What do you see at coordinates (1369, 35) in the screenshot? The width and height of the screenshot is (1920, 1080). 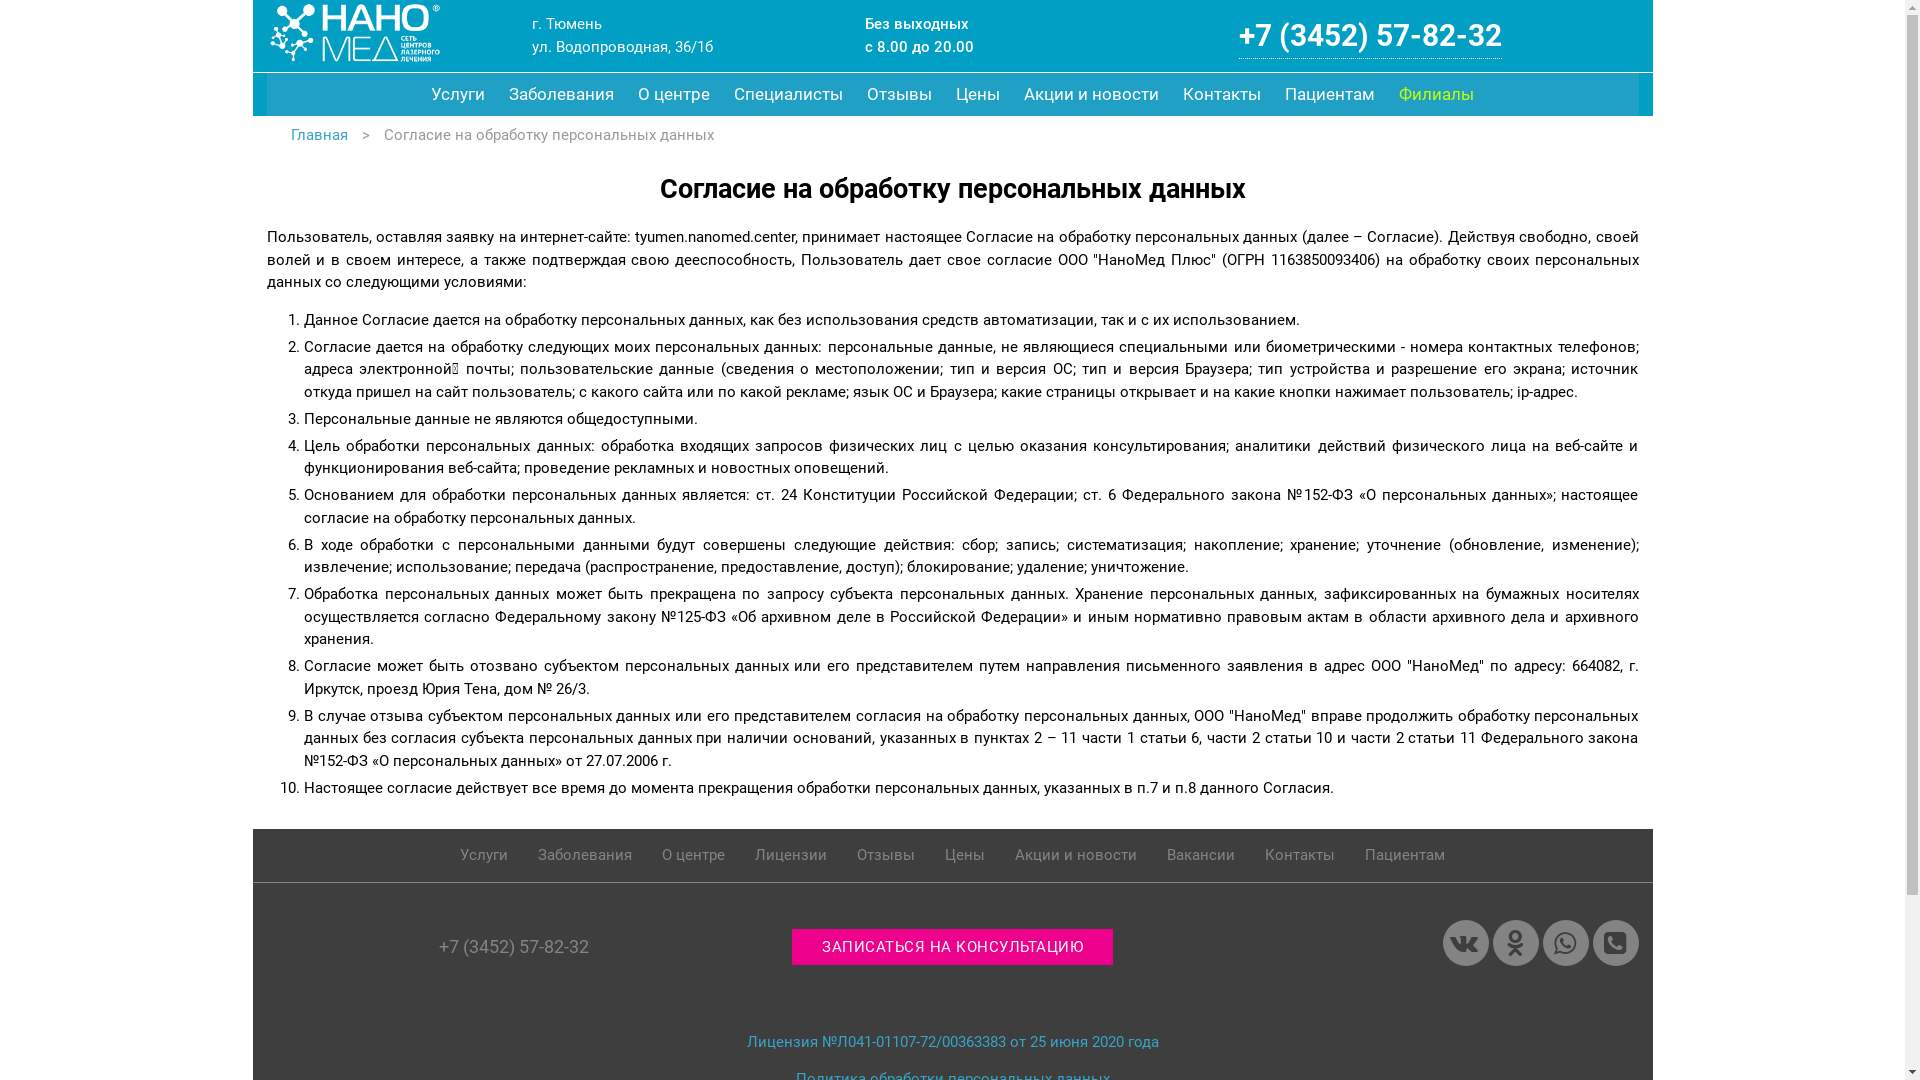 I see `'+7 (3452) 57-82-32'` at bounding box center [1369, 35].